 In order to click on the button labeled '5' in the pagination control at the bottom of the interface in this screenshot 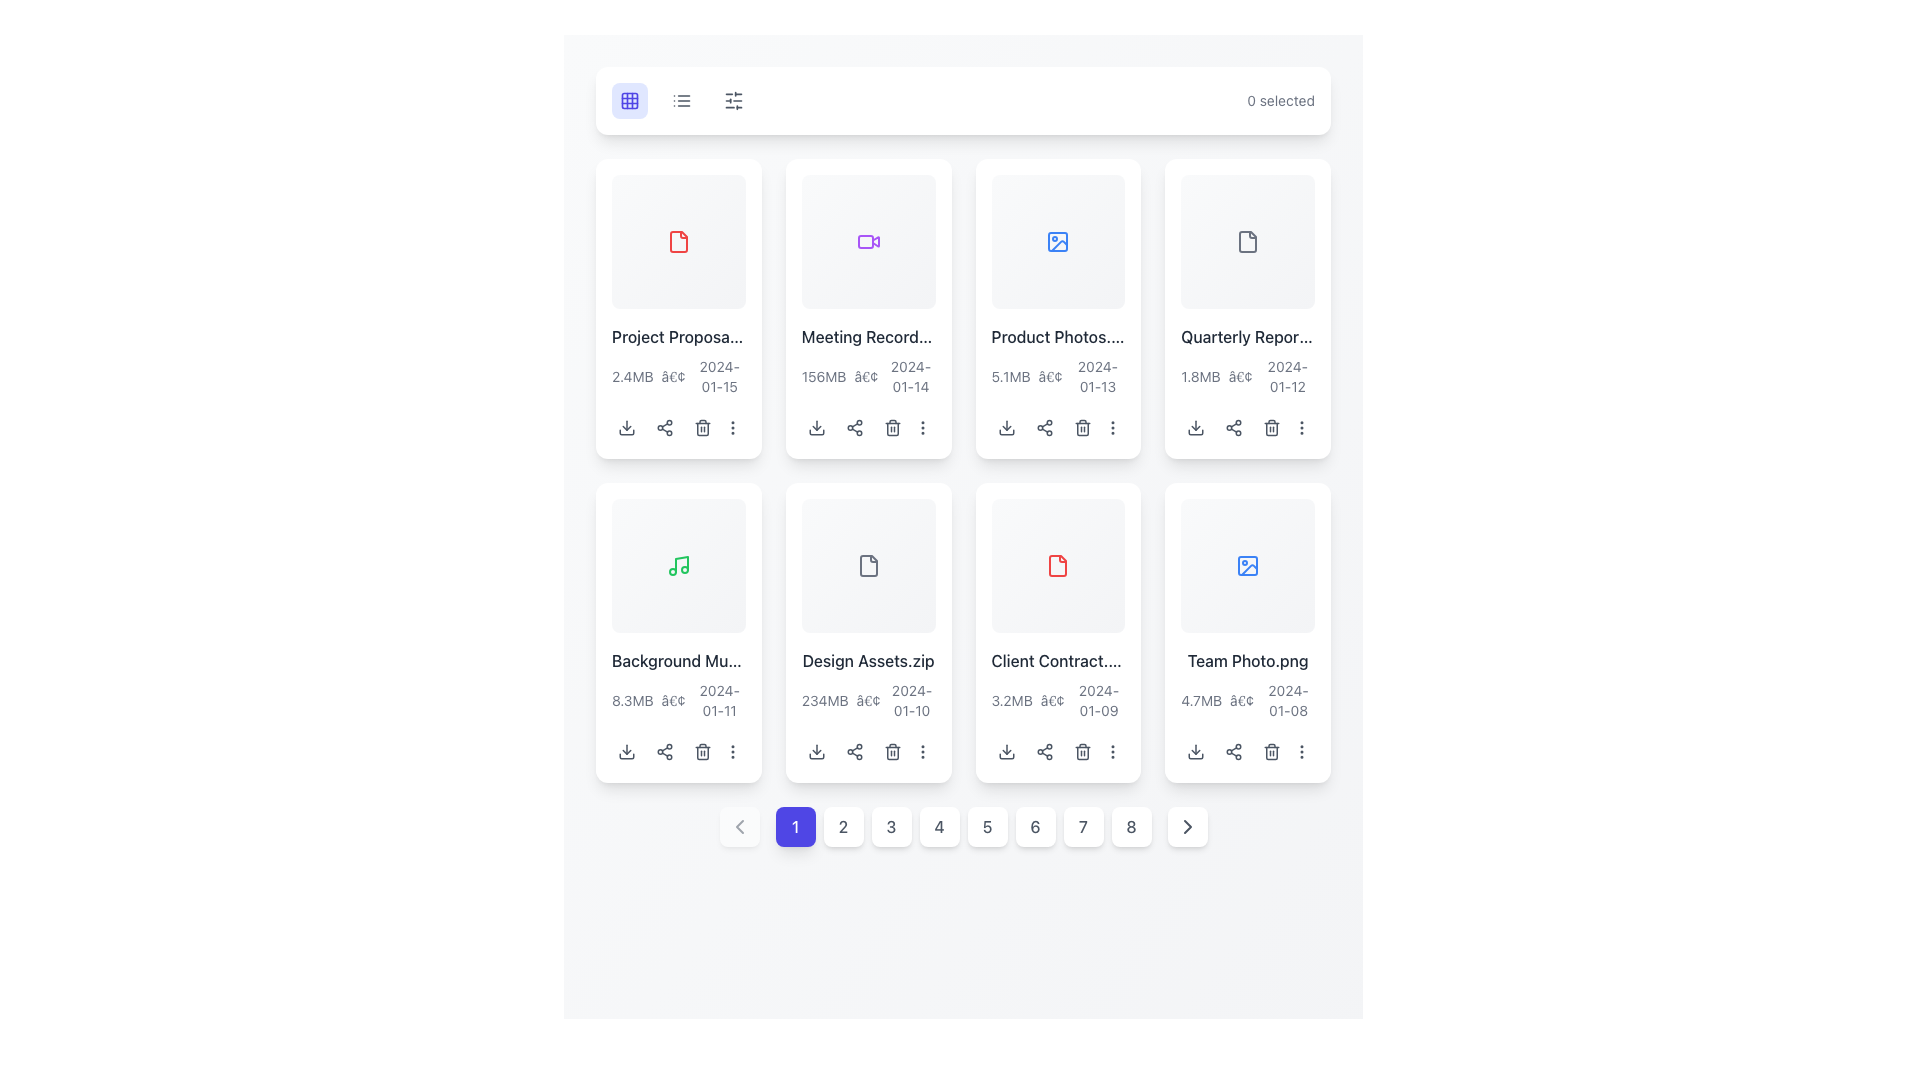, I will do `click(963, 826)`.